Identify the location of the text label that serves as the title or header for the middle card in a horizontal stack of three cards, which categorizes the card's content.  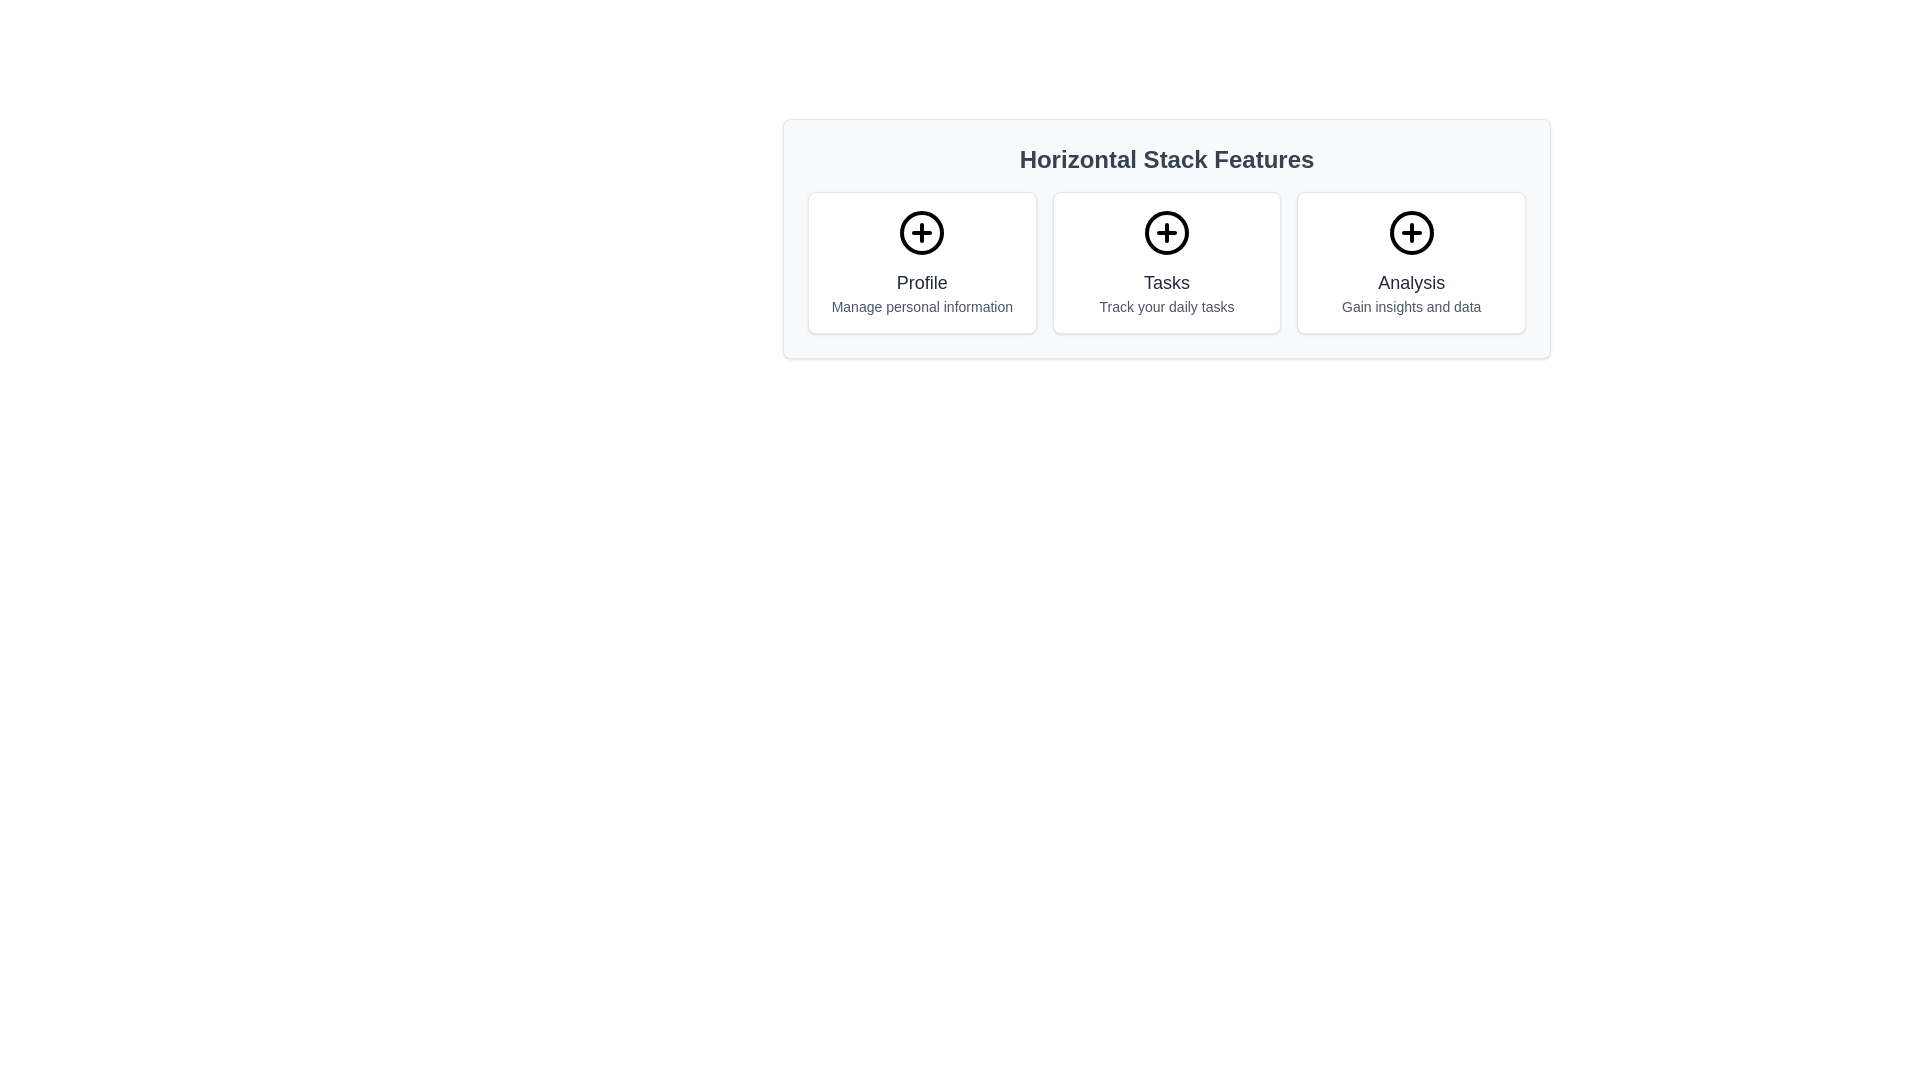
(1166, 282).